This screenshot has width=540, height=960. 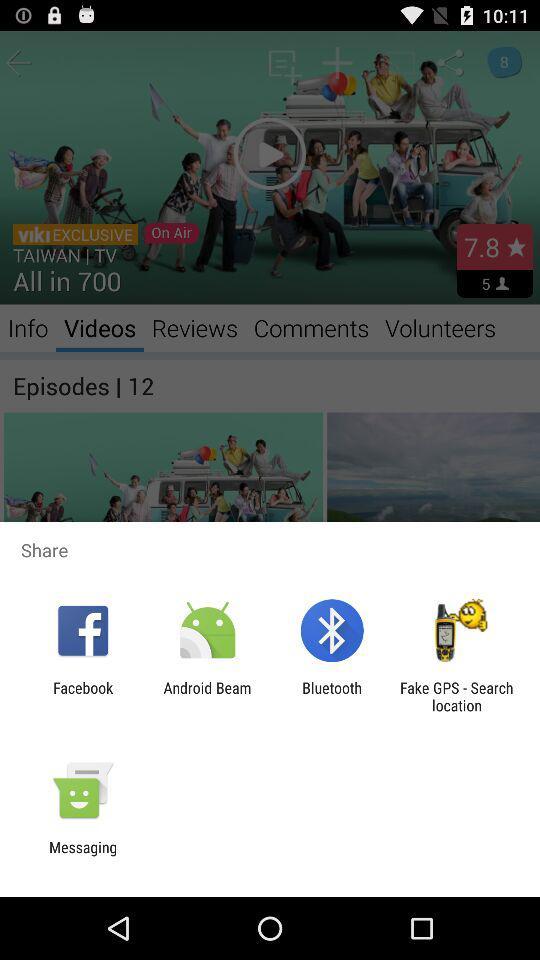 What do you see at coordinates (82, 696) in the screenshot?
I see `the item to the left of the android beam app` at bounding box center [82, 696].